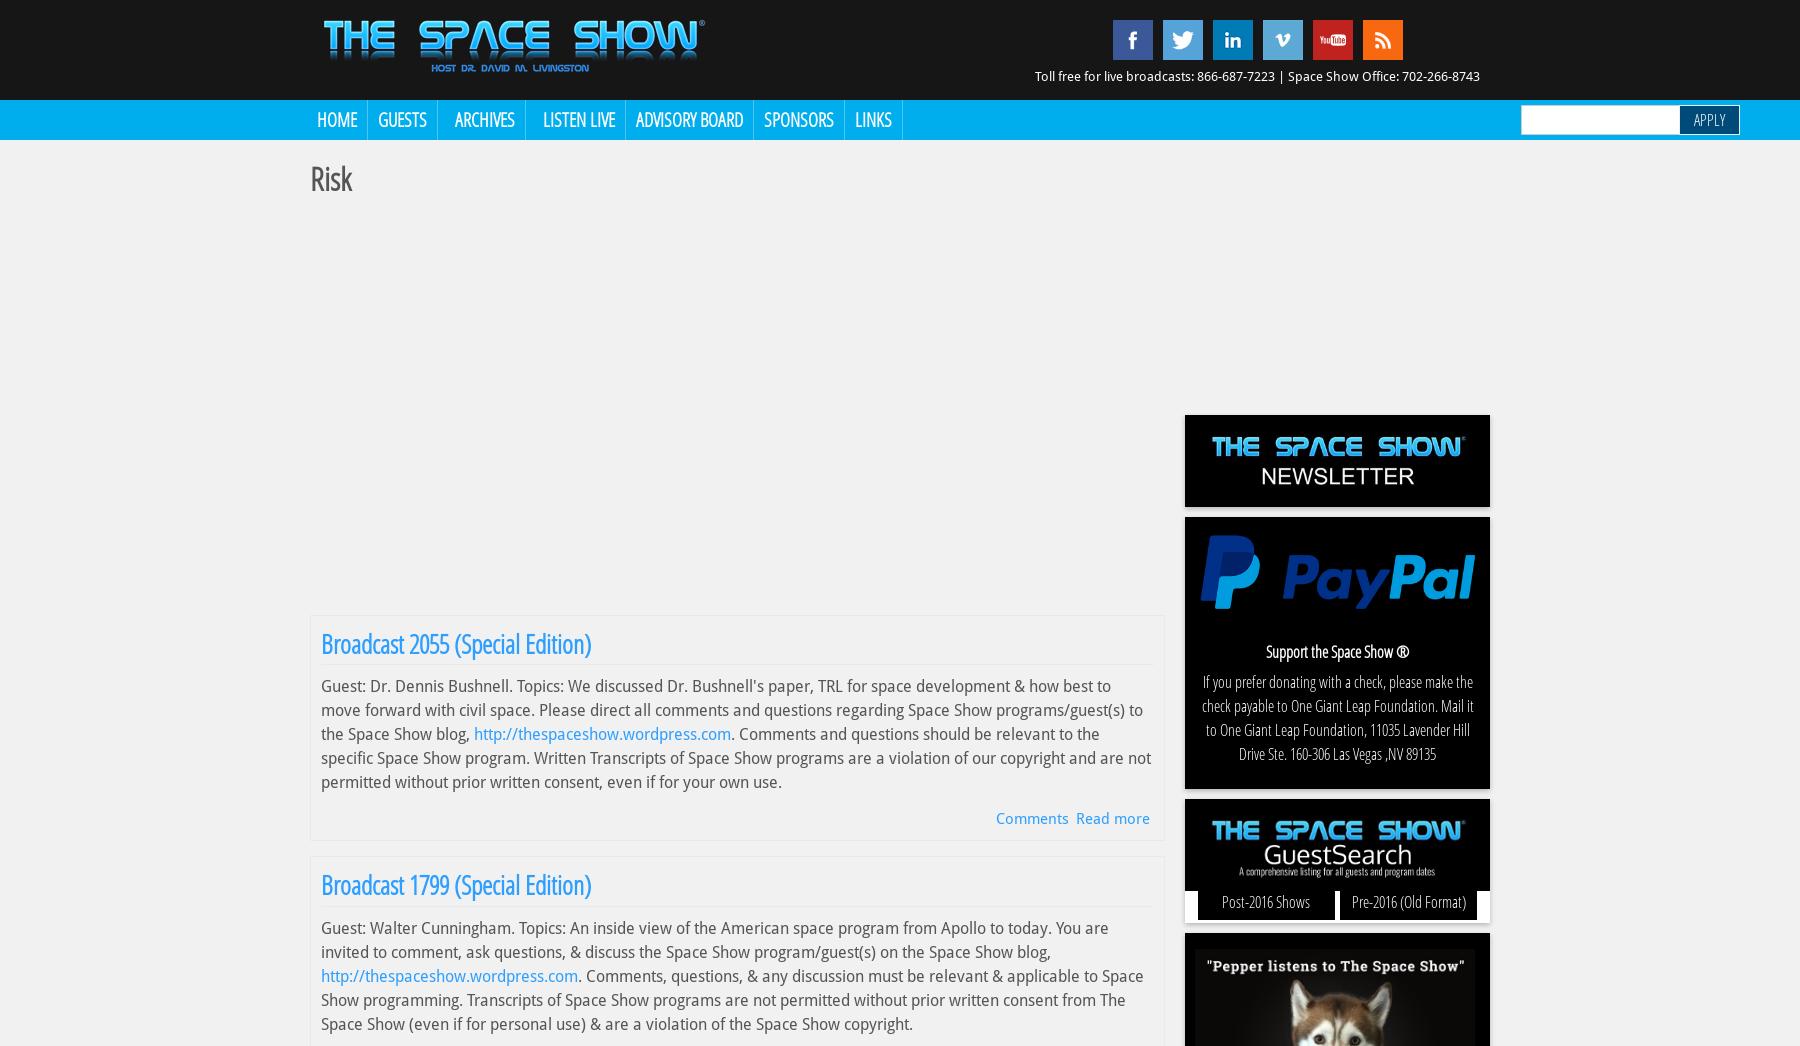  Describe the element at coordinates (1199, 717) in the screenshot. I see `'If you prefer donating with a check, please make the check payable to One Giant Leap Foundation. Mail it to One Giant Leap Foundation, 11035 Lavender Hill Drive Ste. 160-306 Las Vegas ,NV 89135'` at that location.